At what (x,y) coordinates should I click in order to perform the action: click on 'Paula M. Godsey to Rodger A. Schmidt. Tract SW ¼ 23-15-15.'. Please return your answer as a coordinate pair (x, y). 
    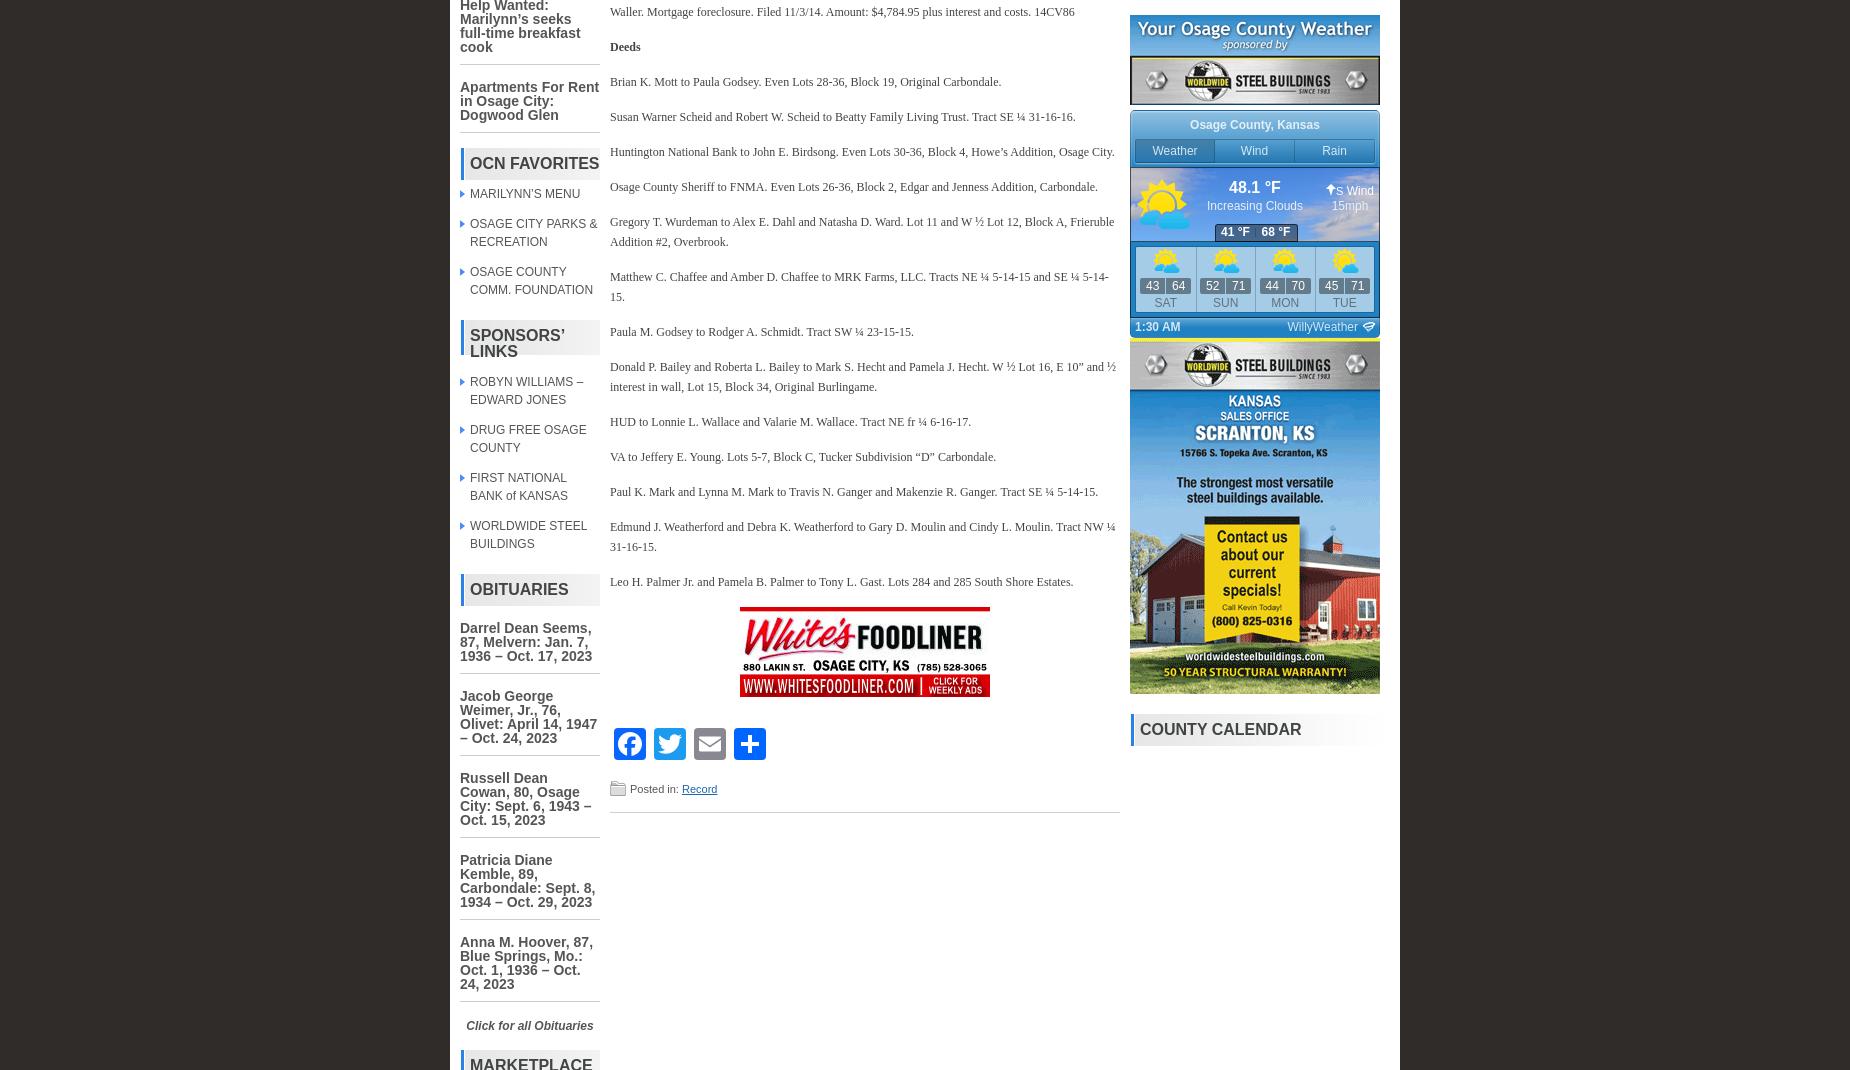
    Looking at the image, I should click on (762, 330).